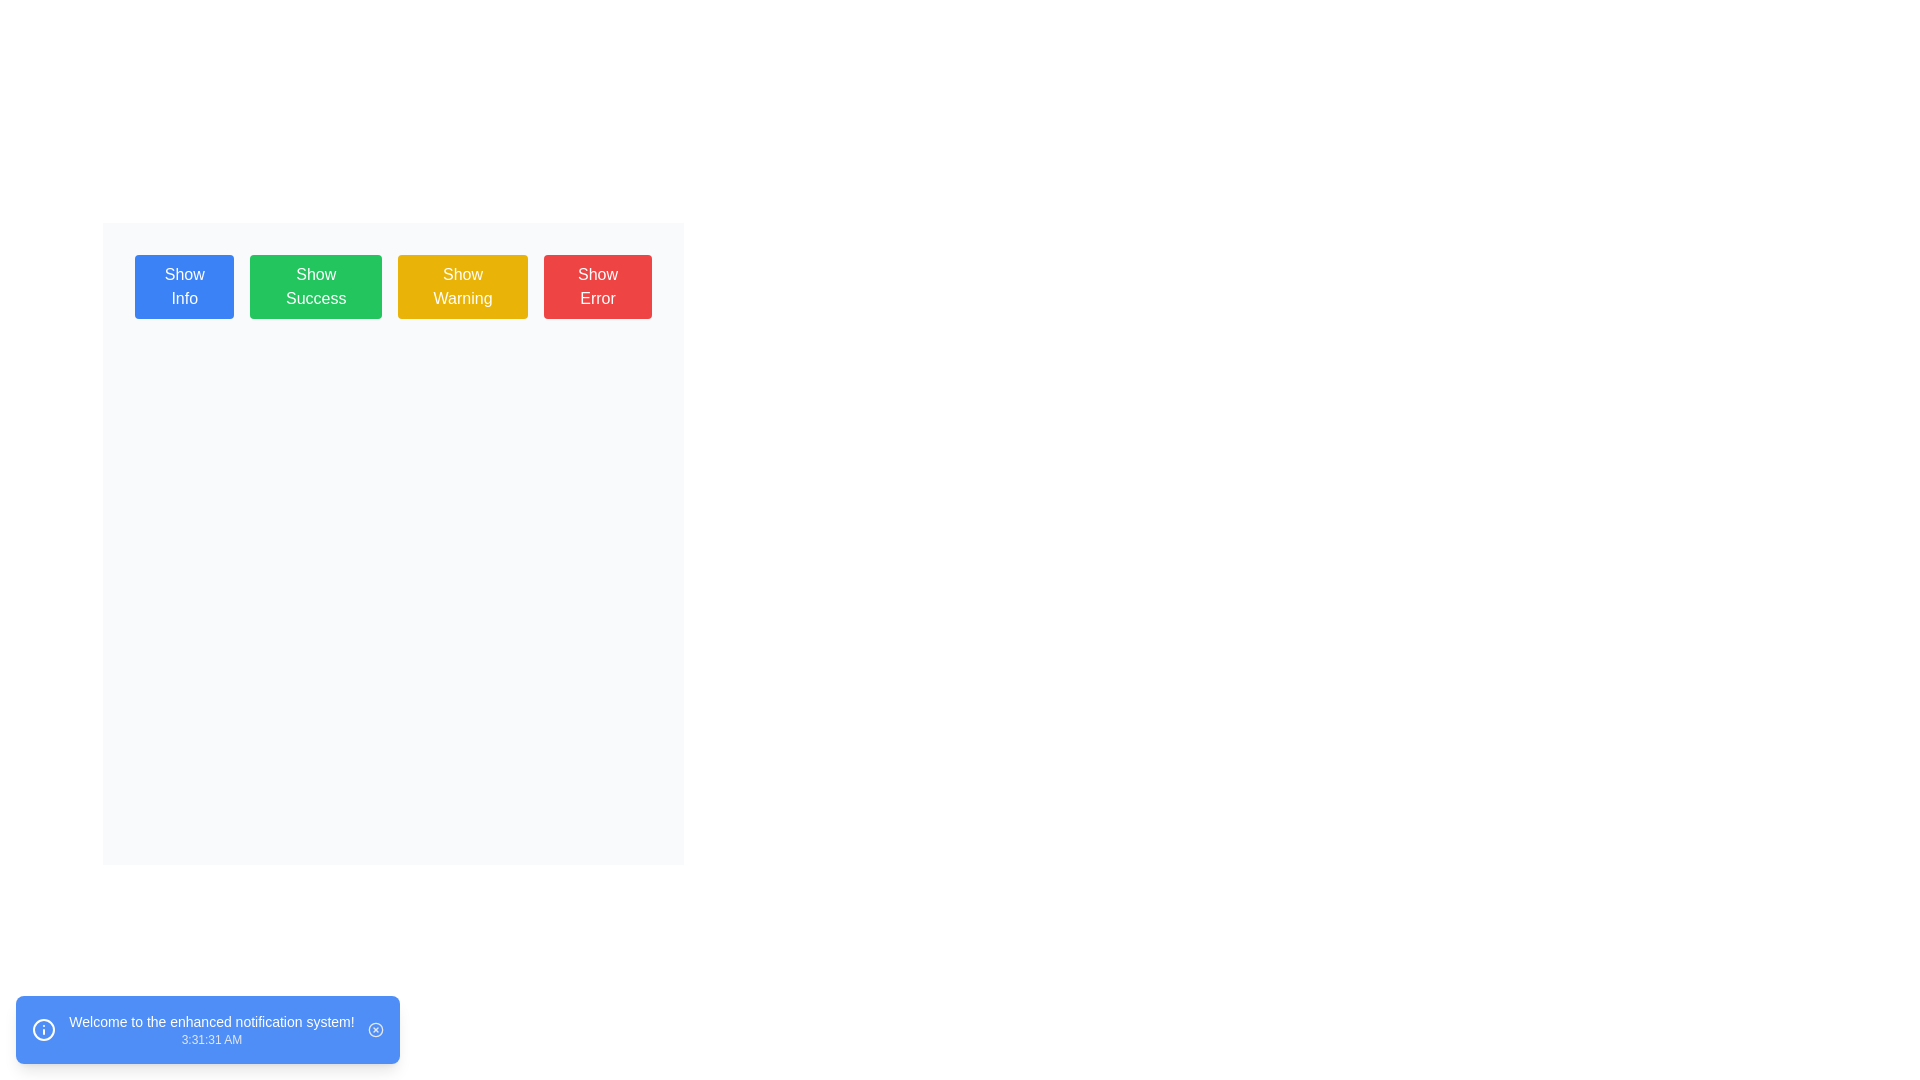  What do you see at coordinates (184, 286) in the screenshot?
I see `the first button in the group of four horizontally-aligned buttons` at bounding box center [184, 286].